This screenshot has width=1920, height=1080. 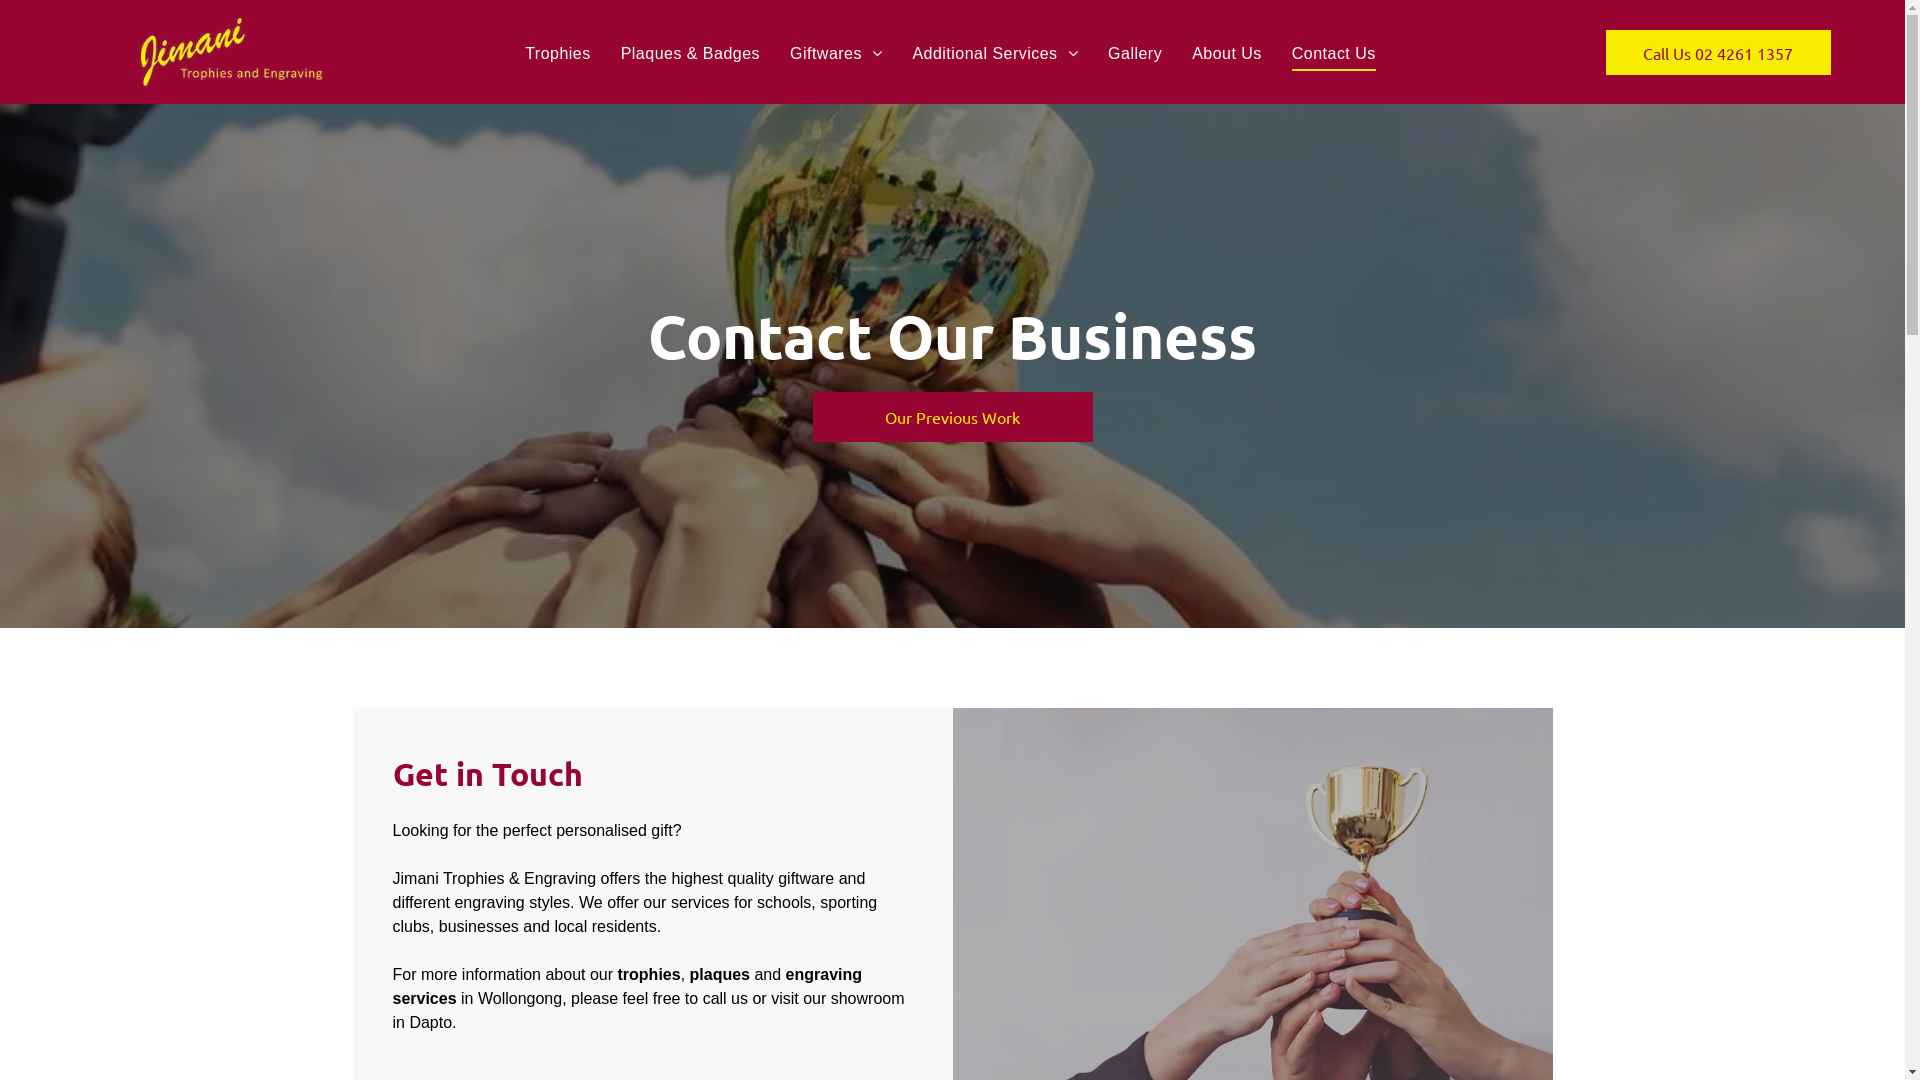 What do you see at coordinates (1176, 53) in the screenshot?
I see `'About Us'` at bounding box center [1176, 53].